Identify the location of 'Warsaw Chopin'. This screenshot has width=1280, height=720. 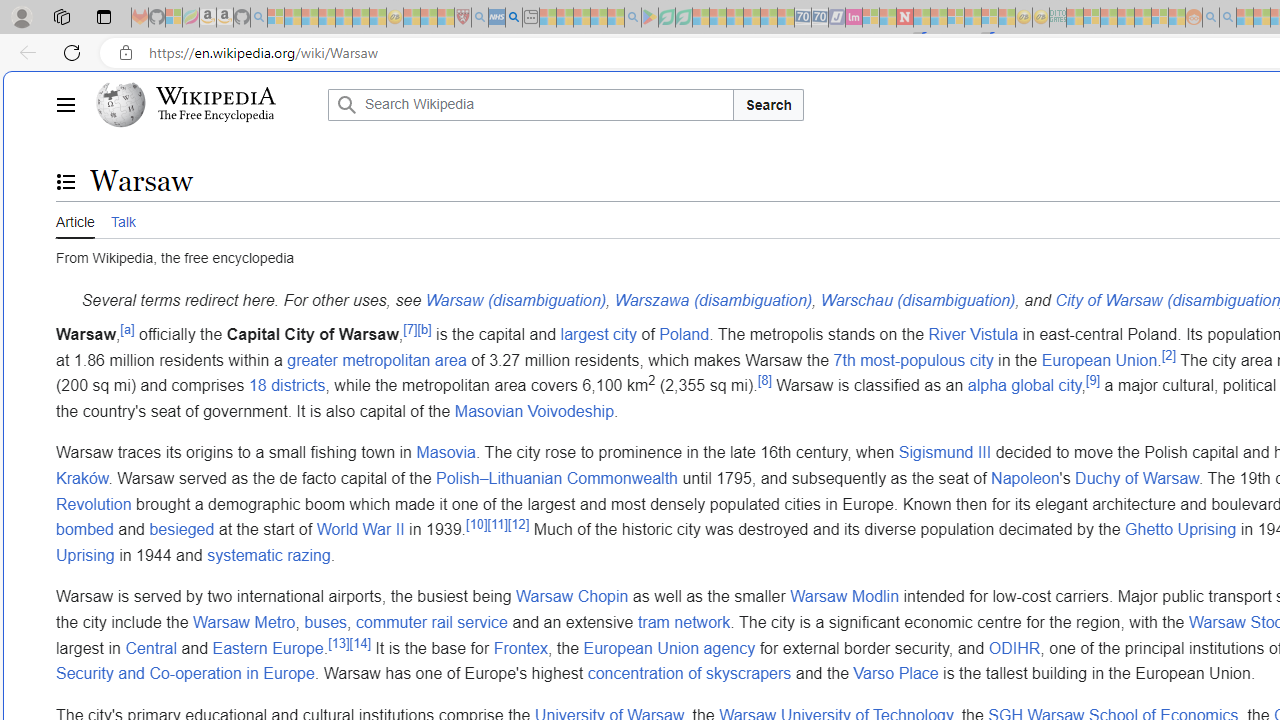
(571, 596).